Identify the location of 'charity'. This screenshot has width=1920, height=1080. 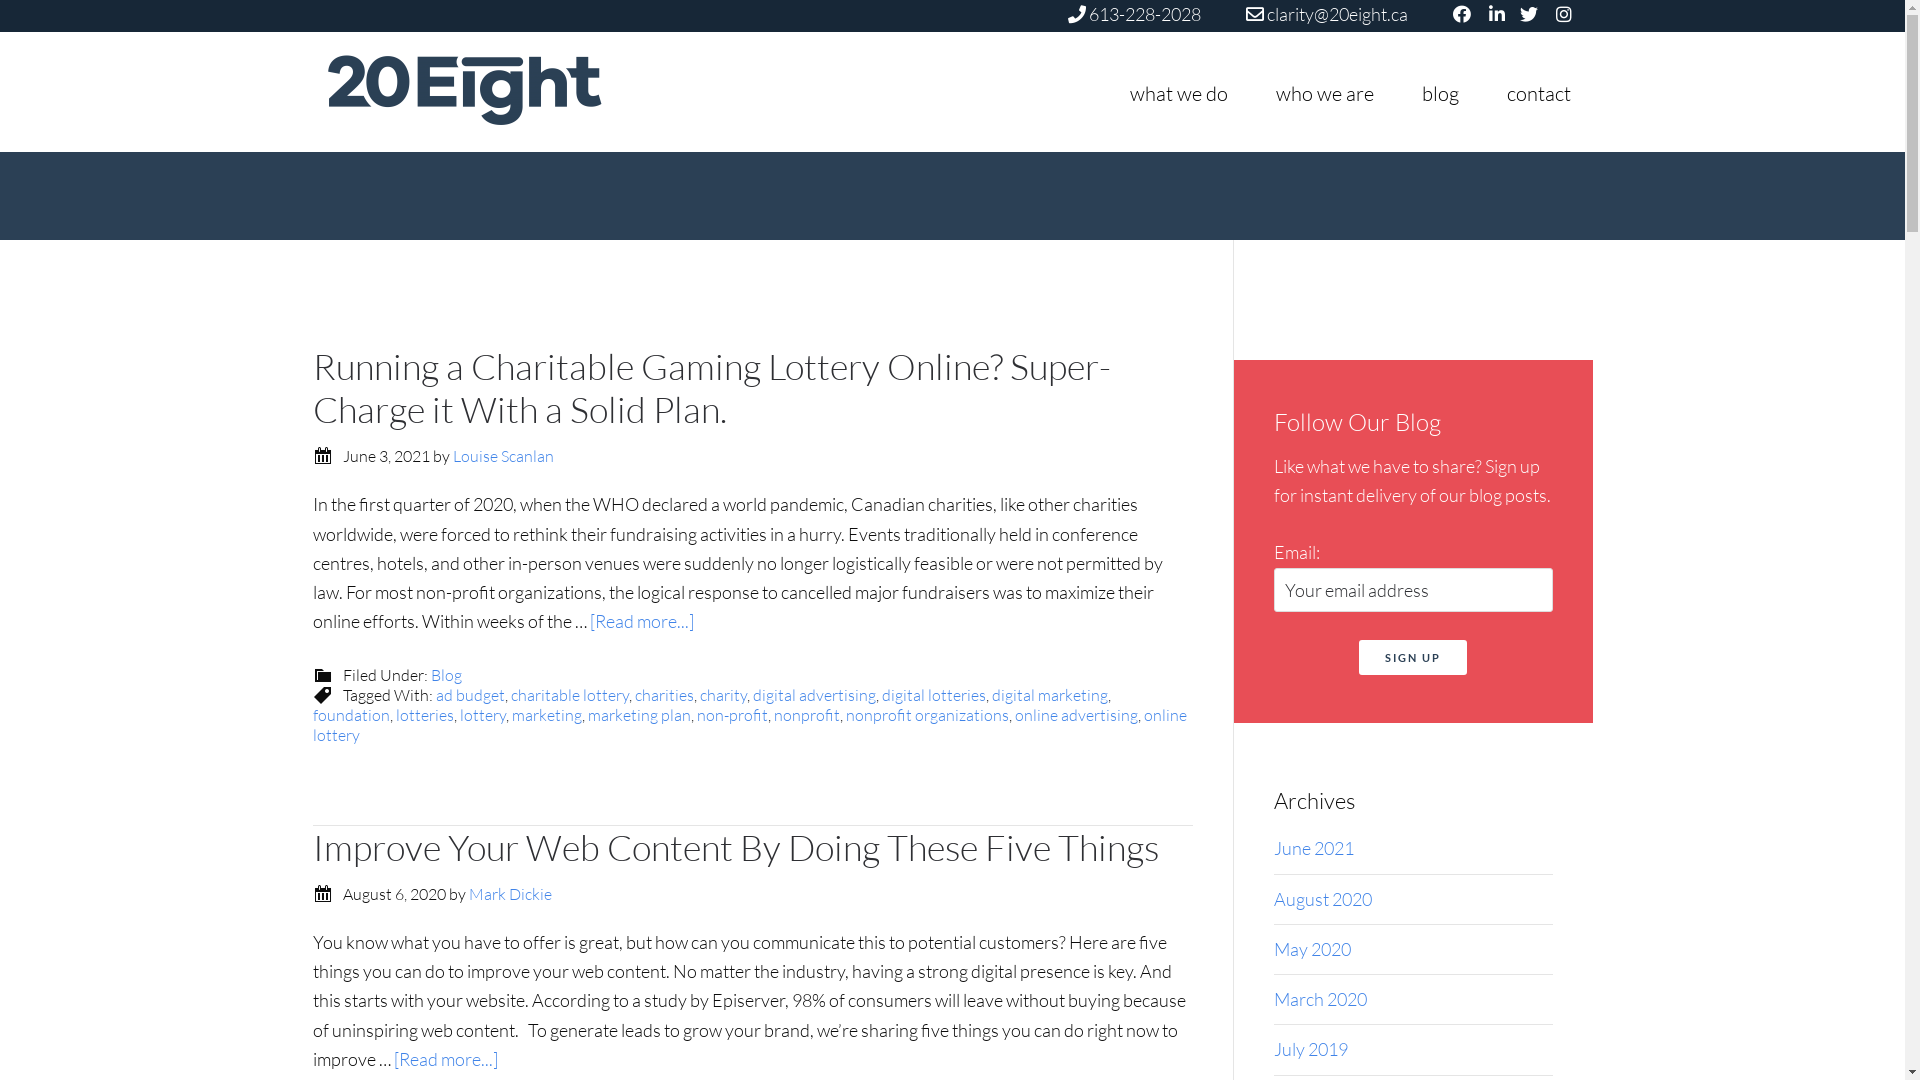
(700, 693).